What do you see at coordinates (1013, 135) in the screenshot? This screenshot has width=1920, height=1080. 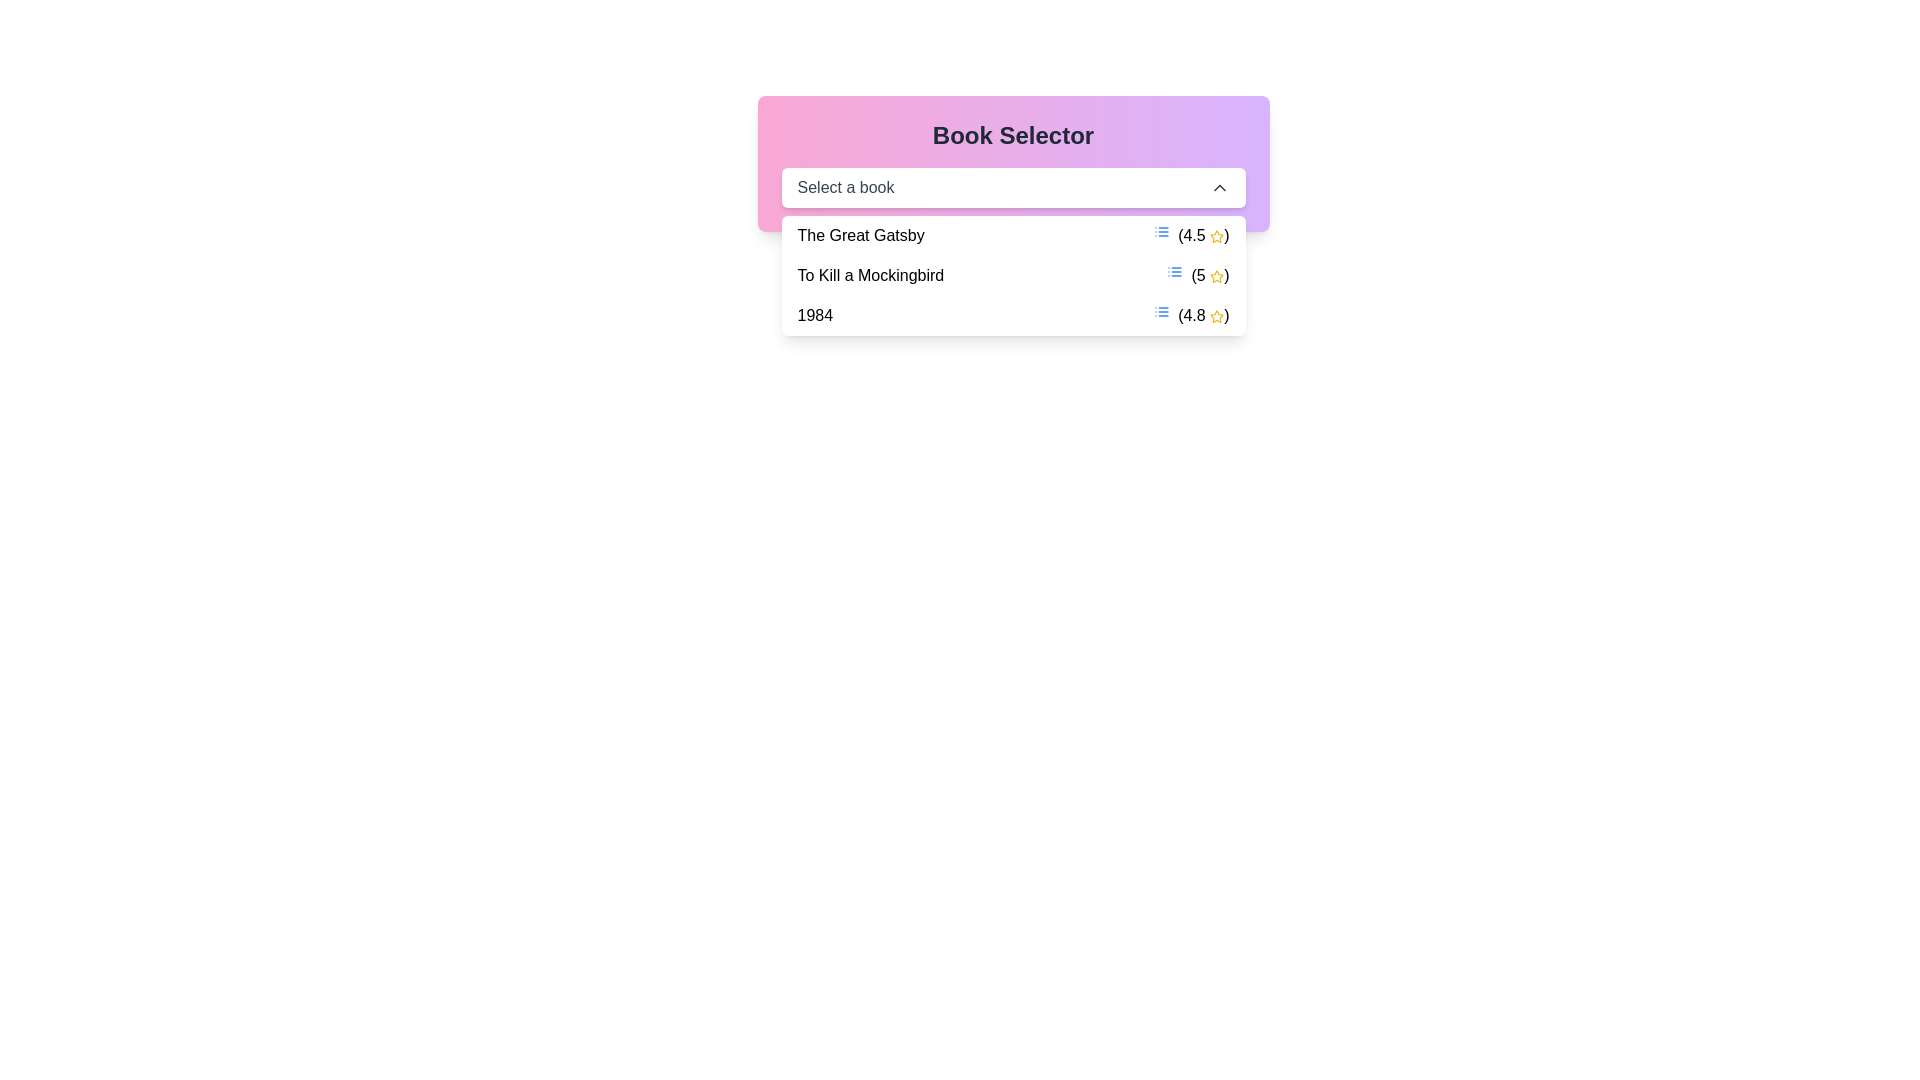 I see `the text label reading 'Book Selector' which is prominently displayed in bold, large font at the top of the selection interface, centered within a gradient background` at bounding box center [1013, 135].